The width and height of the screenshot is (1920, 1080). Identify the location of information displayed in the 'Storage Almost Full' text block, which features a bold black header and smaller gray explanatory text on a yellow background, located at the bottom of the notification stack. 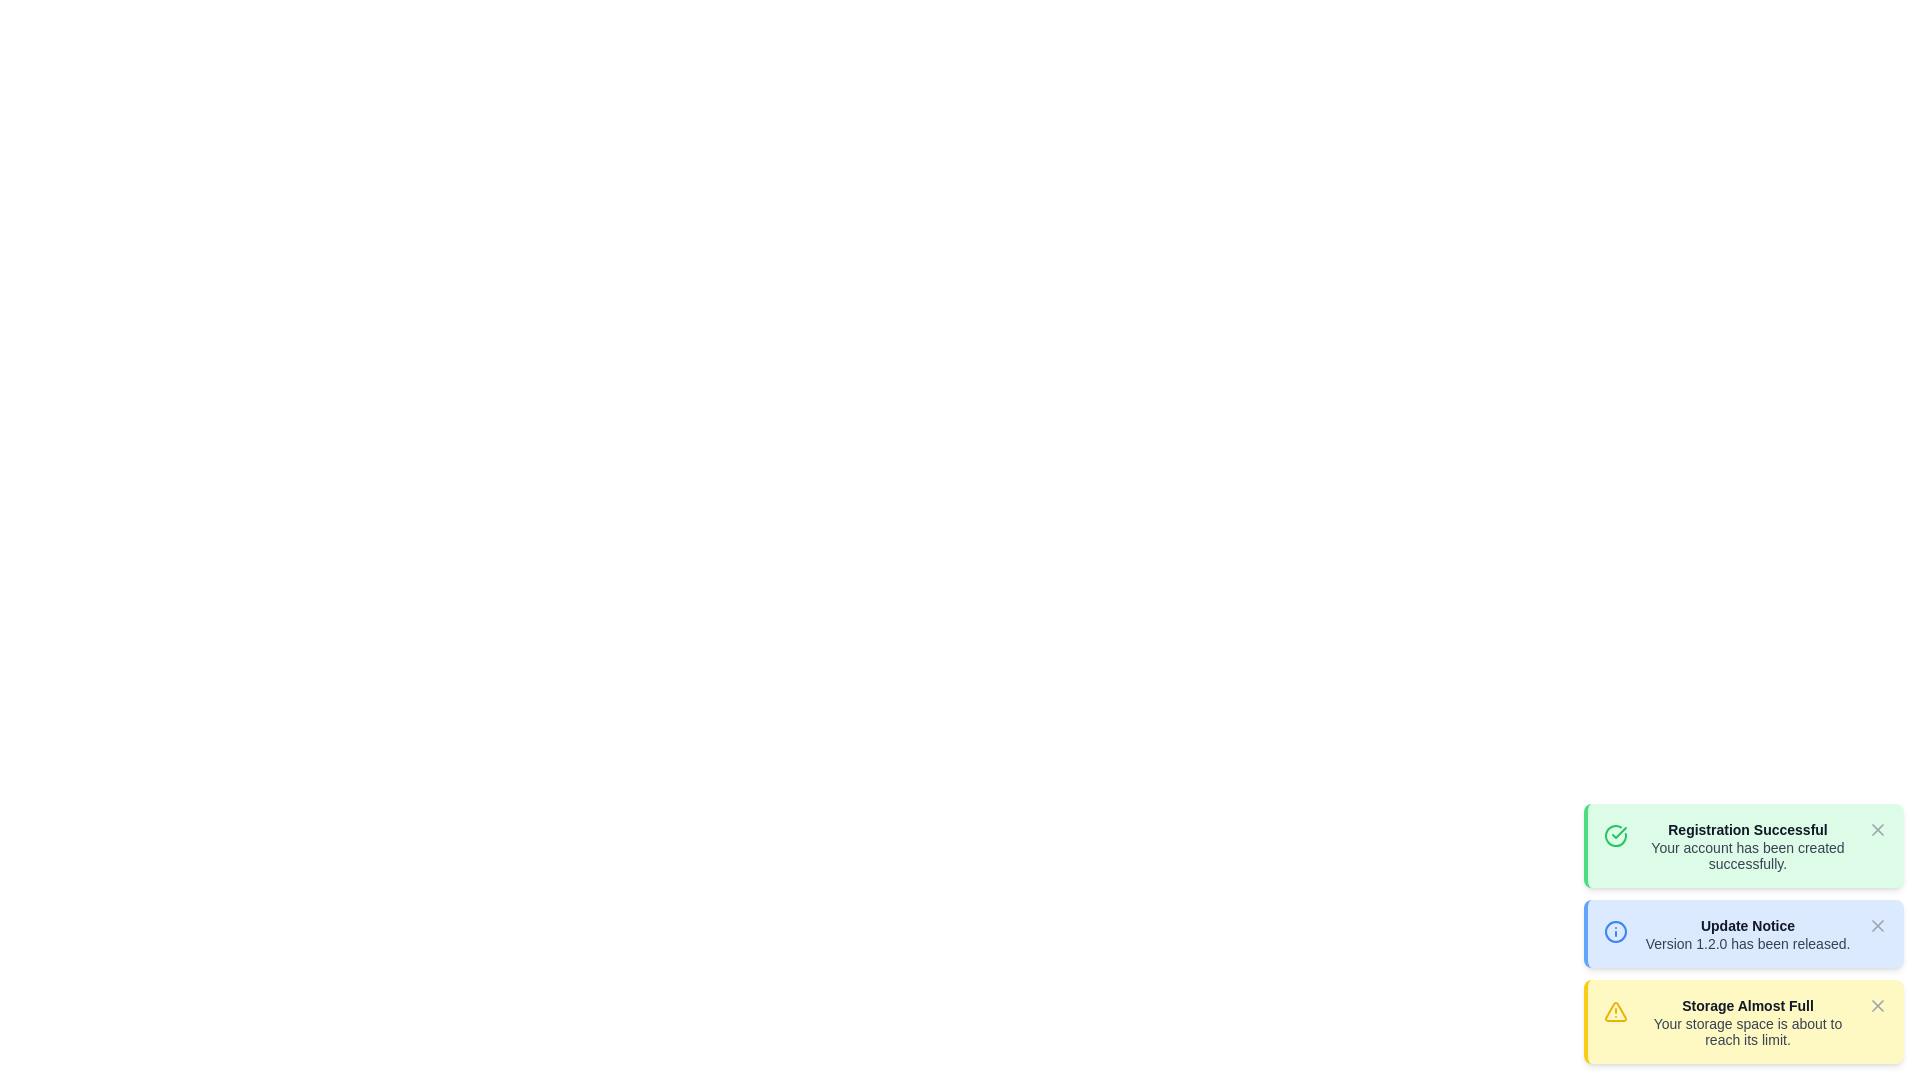
(1746, 1022).